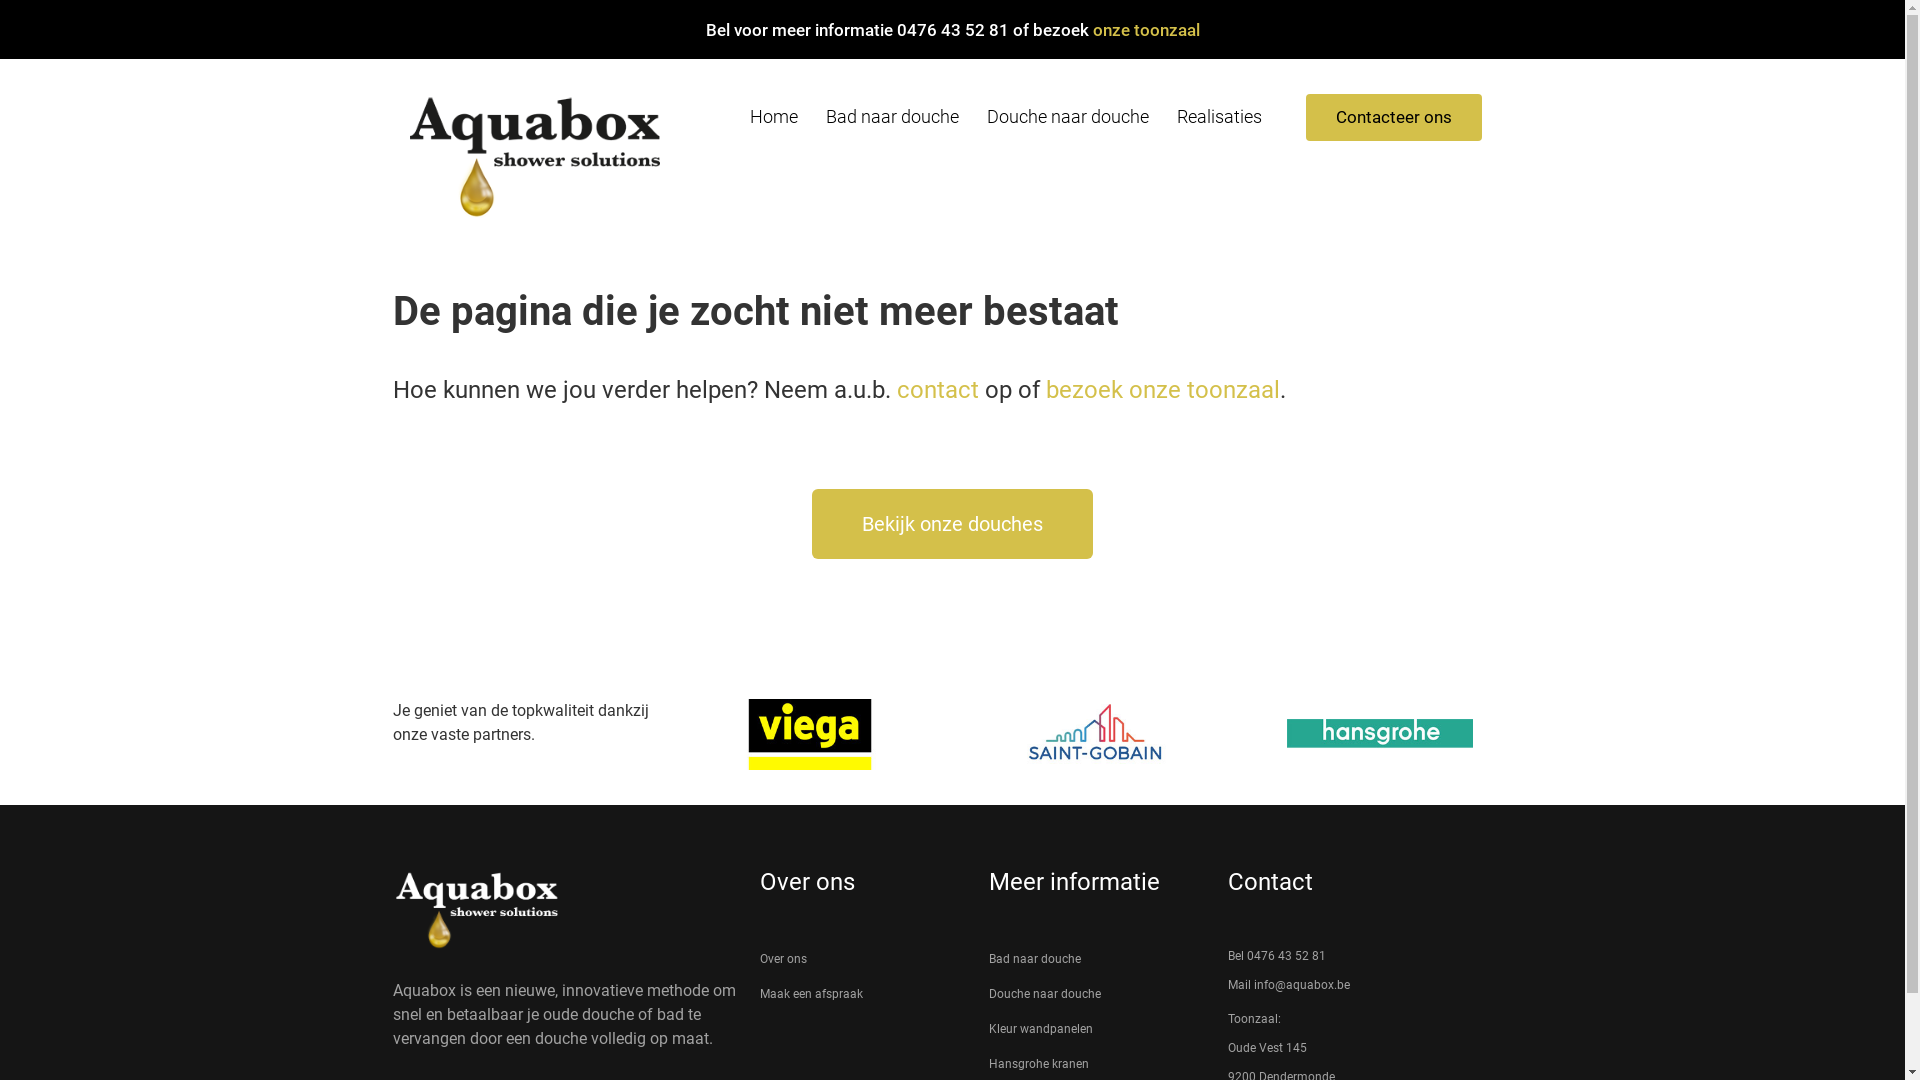 Image resolution: width=1920 pixels, height=1080 pixels. What do you see at coordinates (1066, 116) in the screenshot?
I see `'Douche naar douche'` at bounding box center [1066, 116].